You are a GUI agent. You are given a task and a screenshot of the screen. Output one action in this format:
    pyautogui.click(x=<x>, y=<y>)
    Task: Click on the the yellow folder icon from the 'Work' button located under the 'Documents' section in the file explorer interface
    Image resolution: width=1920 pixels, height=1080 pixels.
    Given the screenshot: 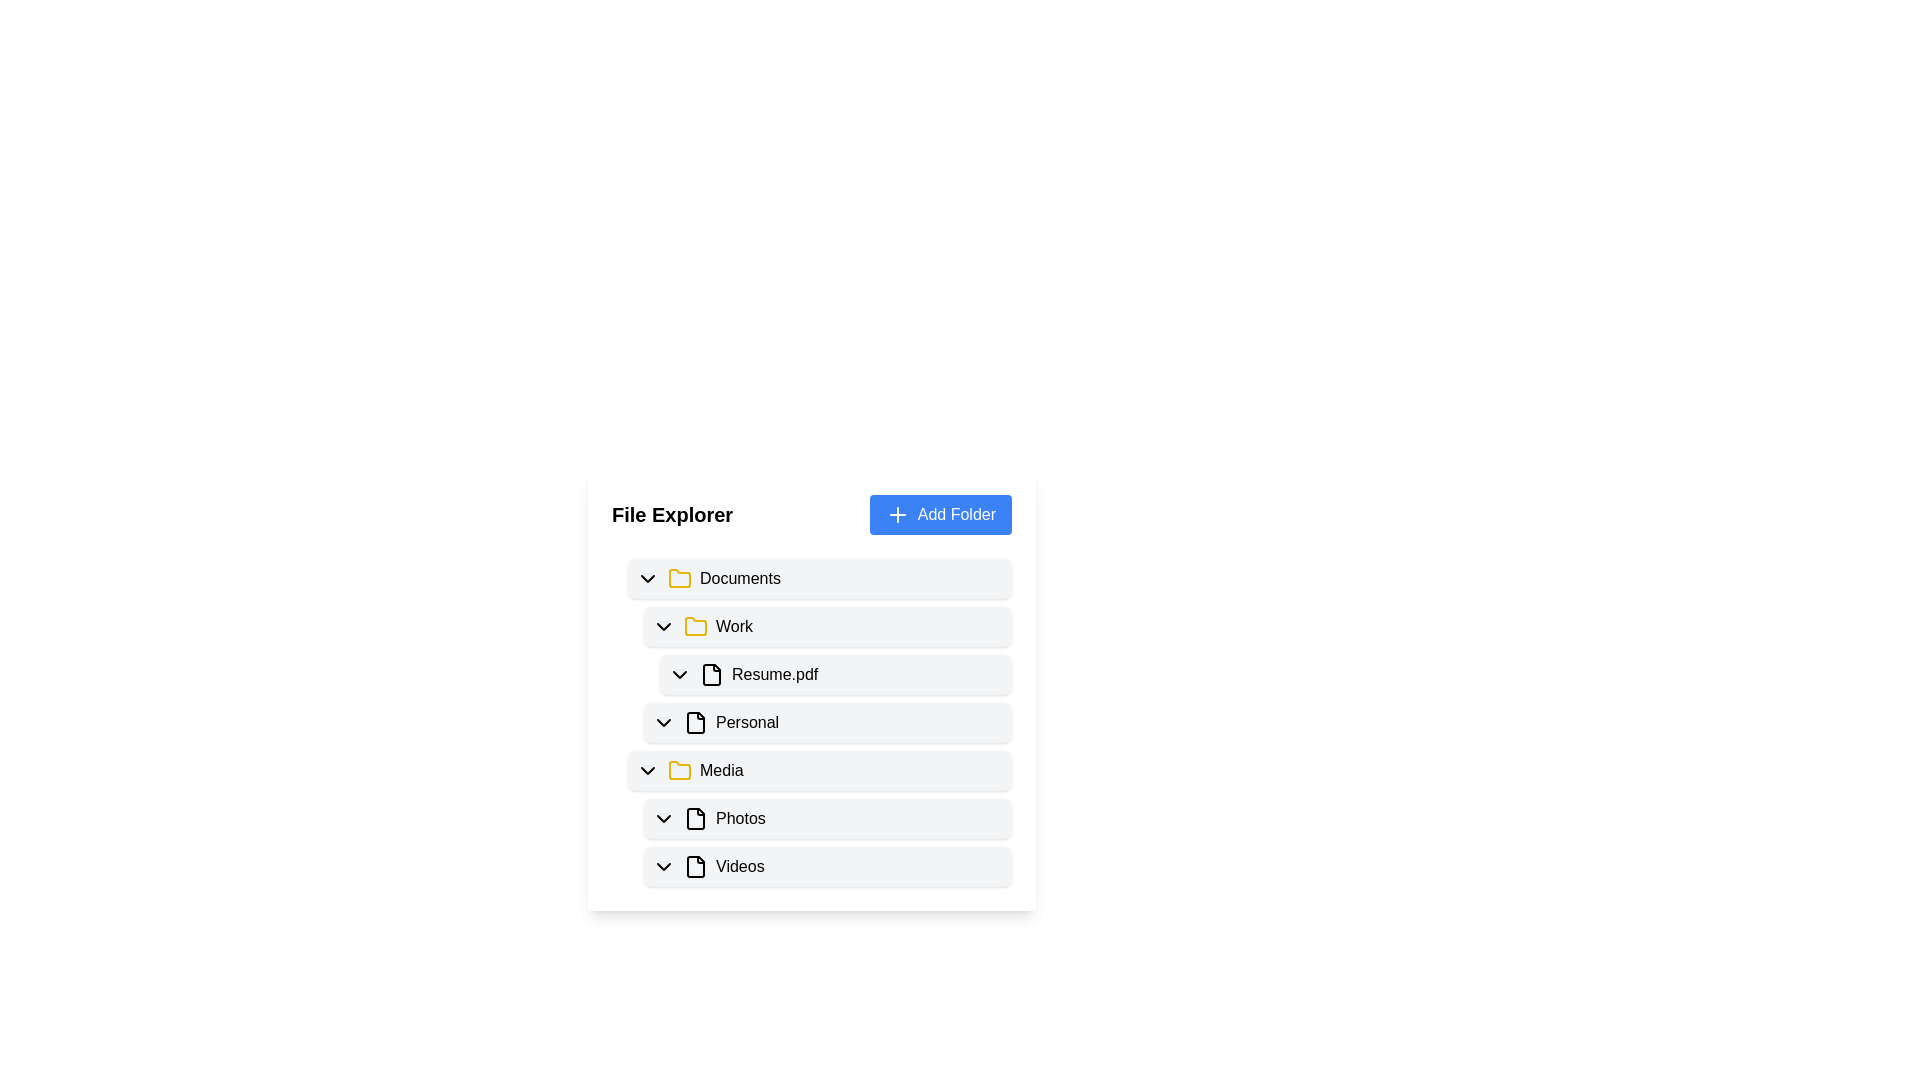 What is the action you would take?
    pyautogui.click(x=828, y=626)
    